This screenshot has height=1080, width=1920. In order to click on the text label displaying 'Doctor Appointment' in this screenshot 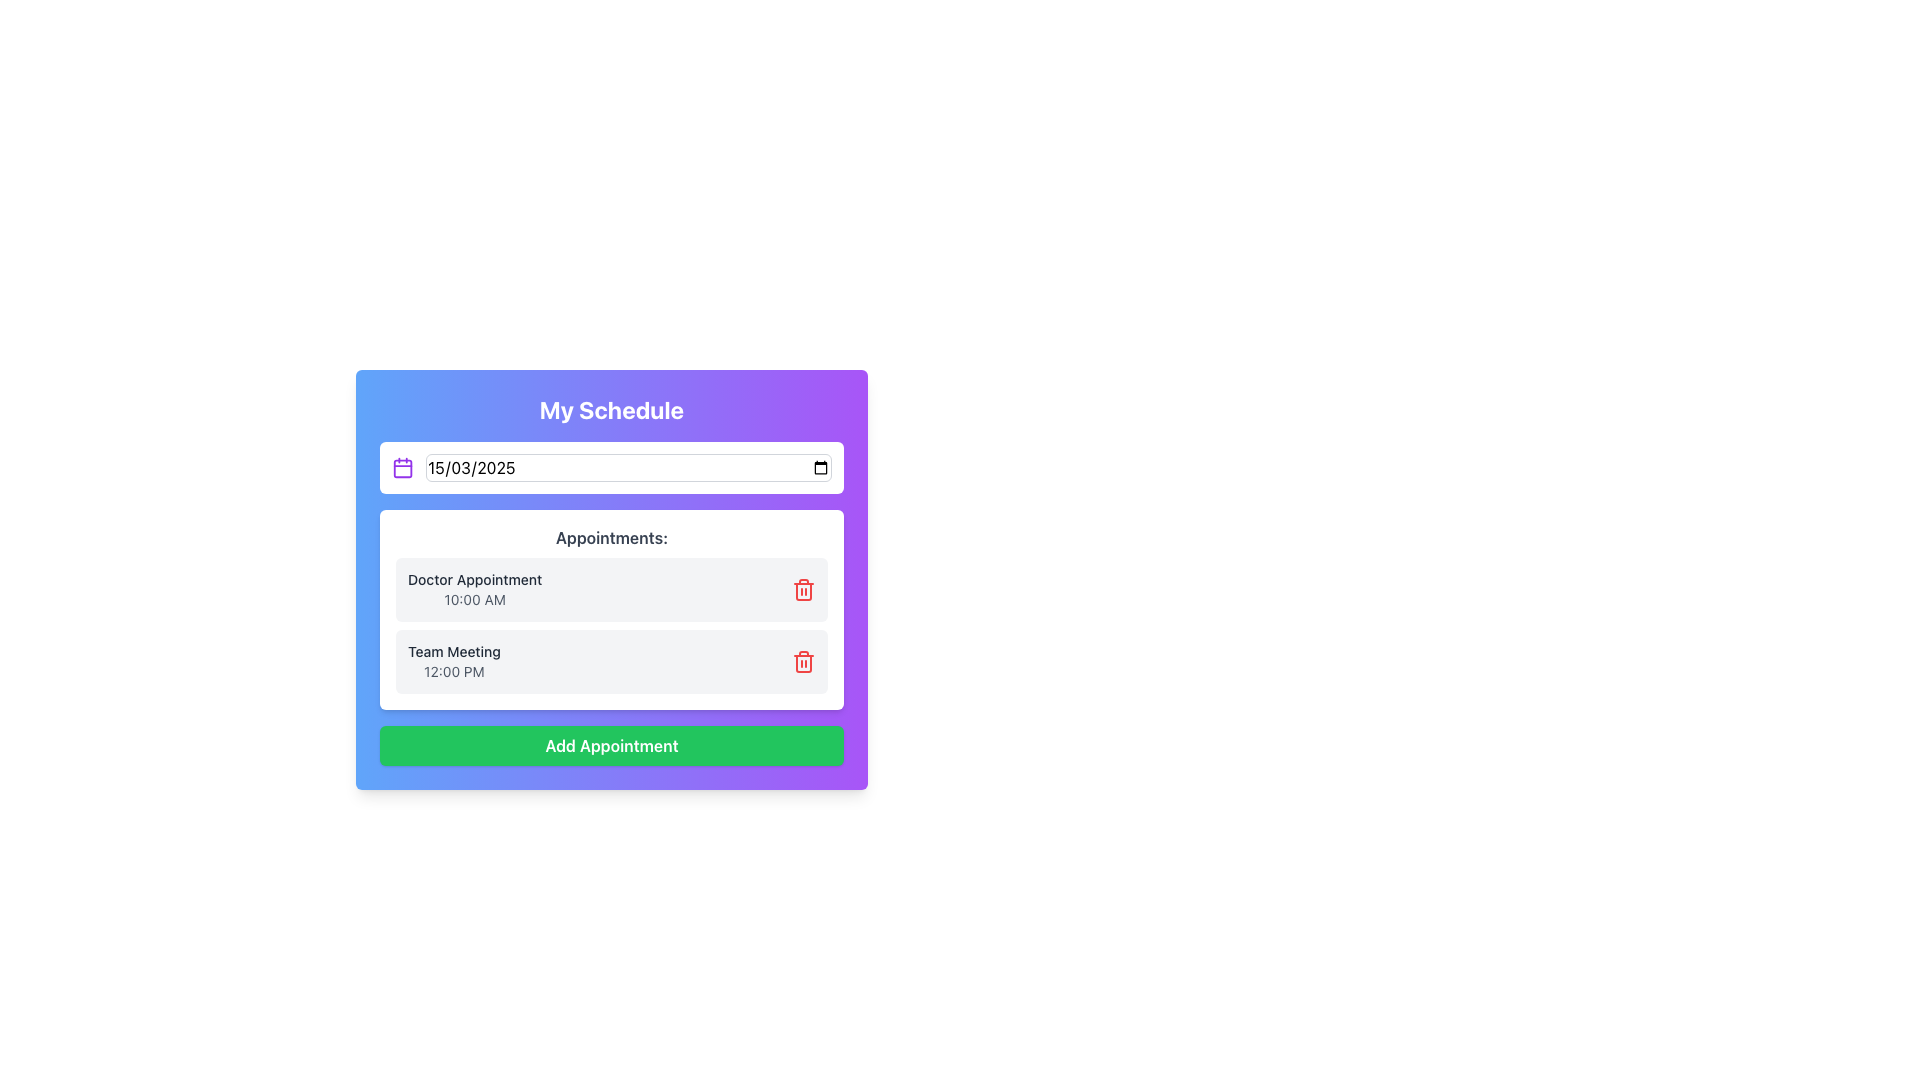, I will do `click(474, 579)`.